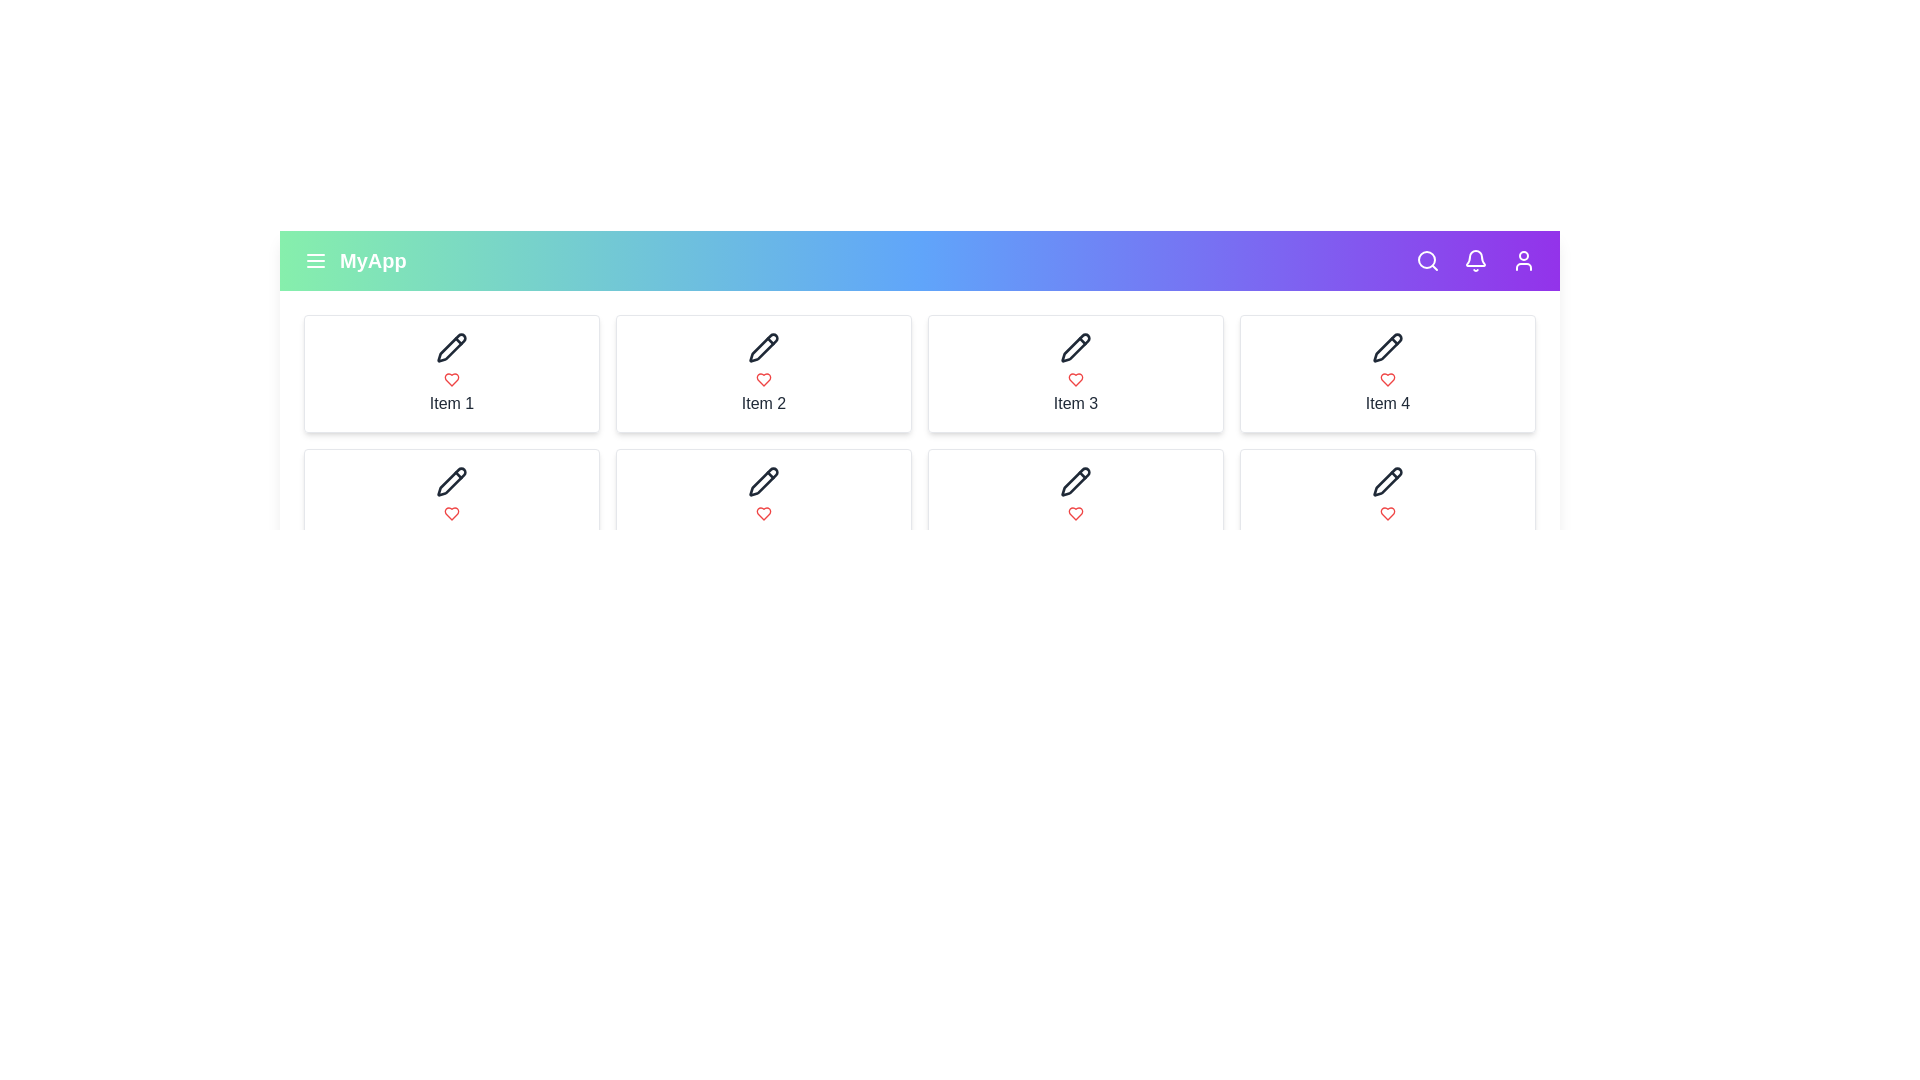 Image resolution: width=1920 pixels, height=1080 pixels. I want to click on the search icon to initiate a search, so click(1427, 260).